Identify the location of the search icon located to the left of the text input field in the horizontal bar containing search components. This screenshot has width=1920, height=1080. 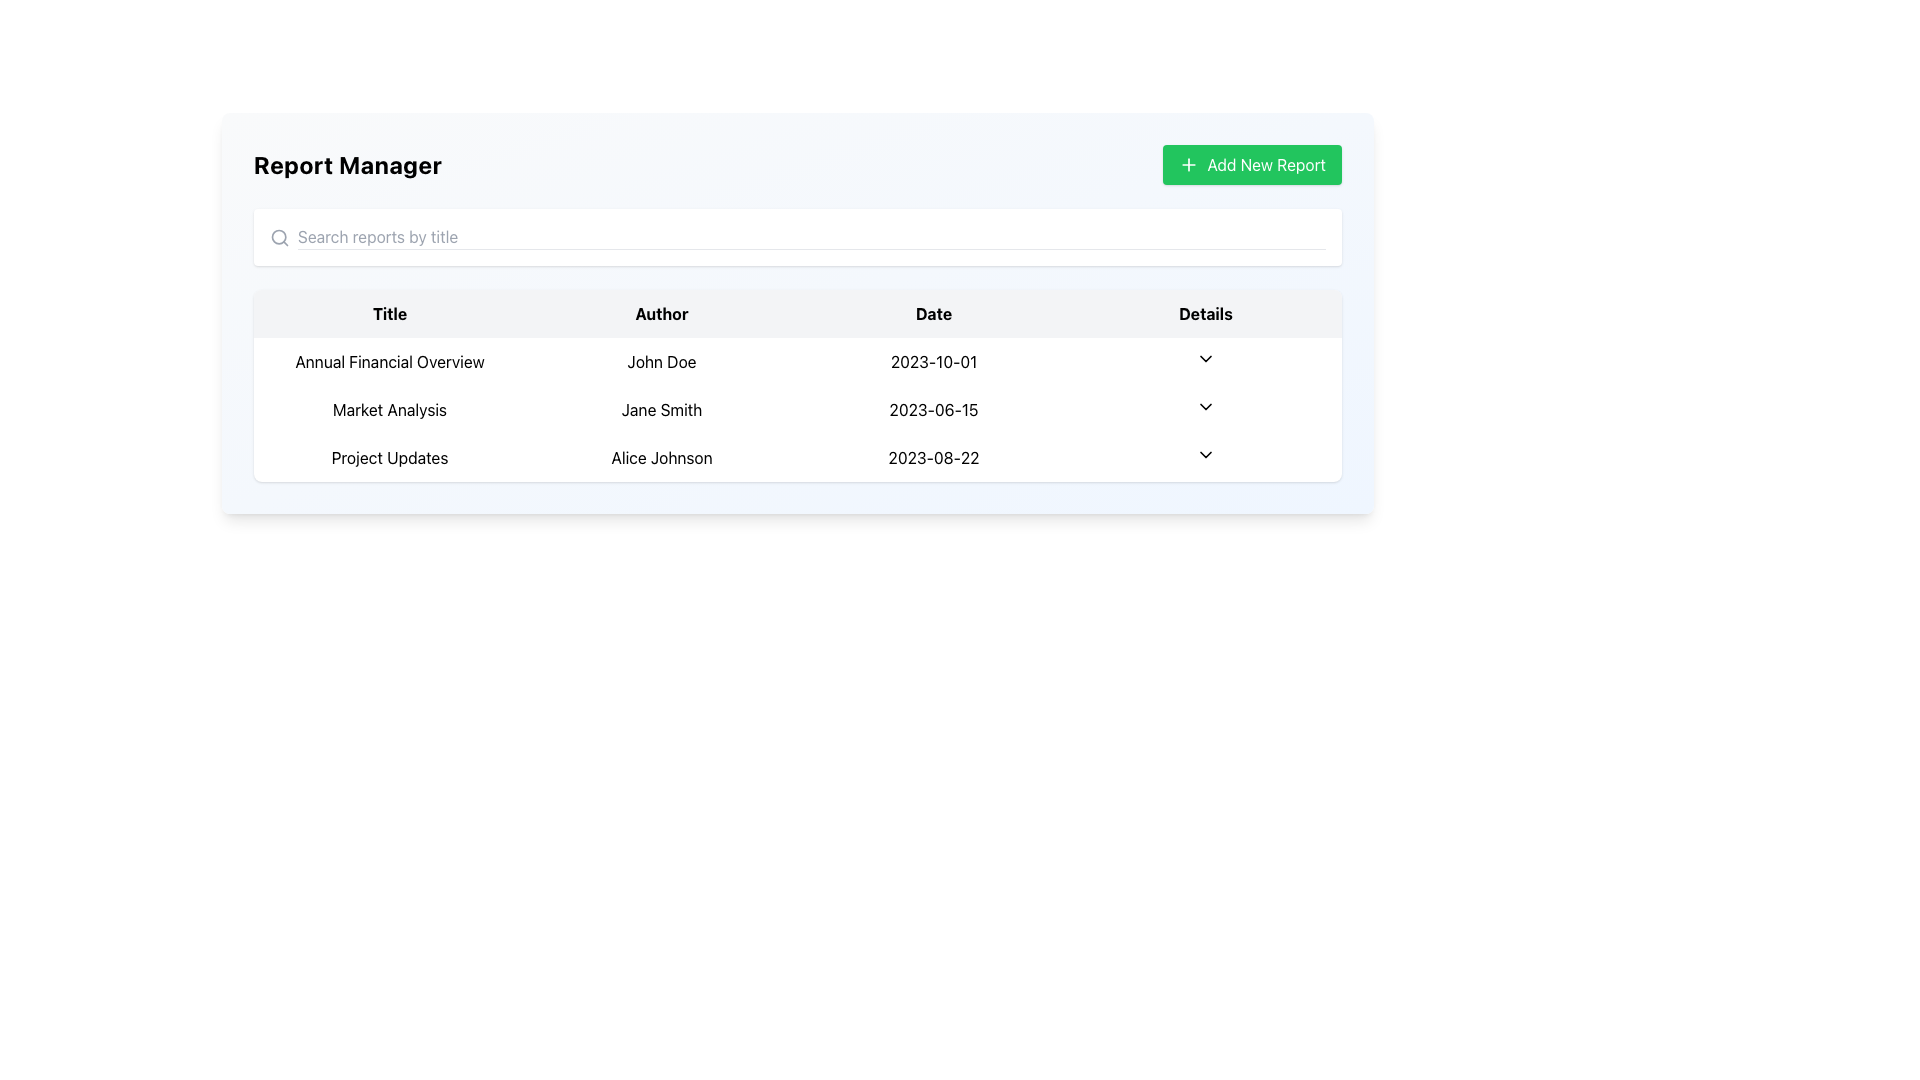
(278, 236).